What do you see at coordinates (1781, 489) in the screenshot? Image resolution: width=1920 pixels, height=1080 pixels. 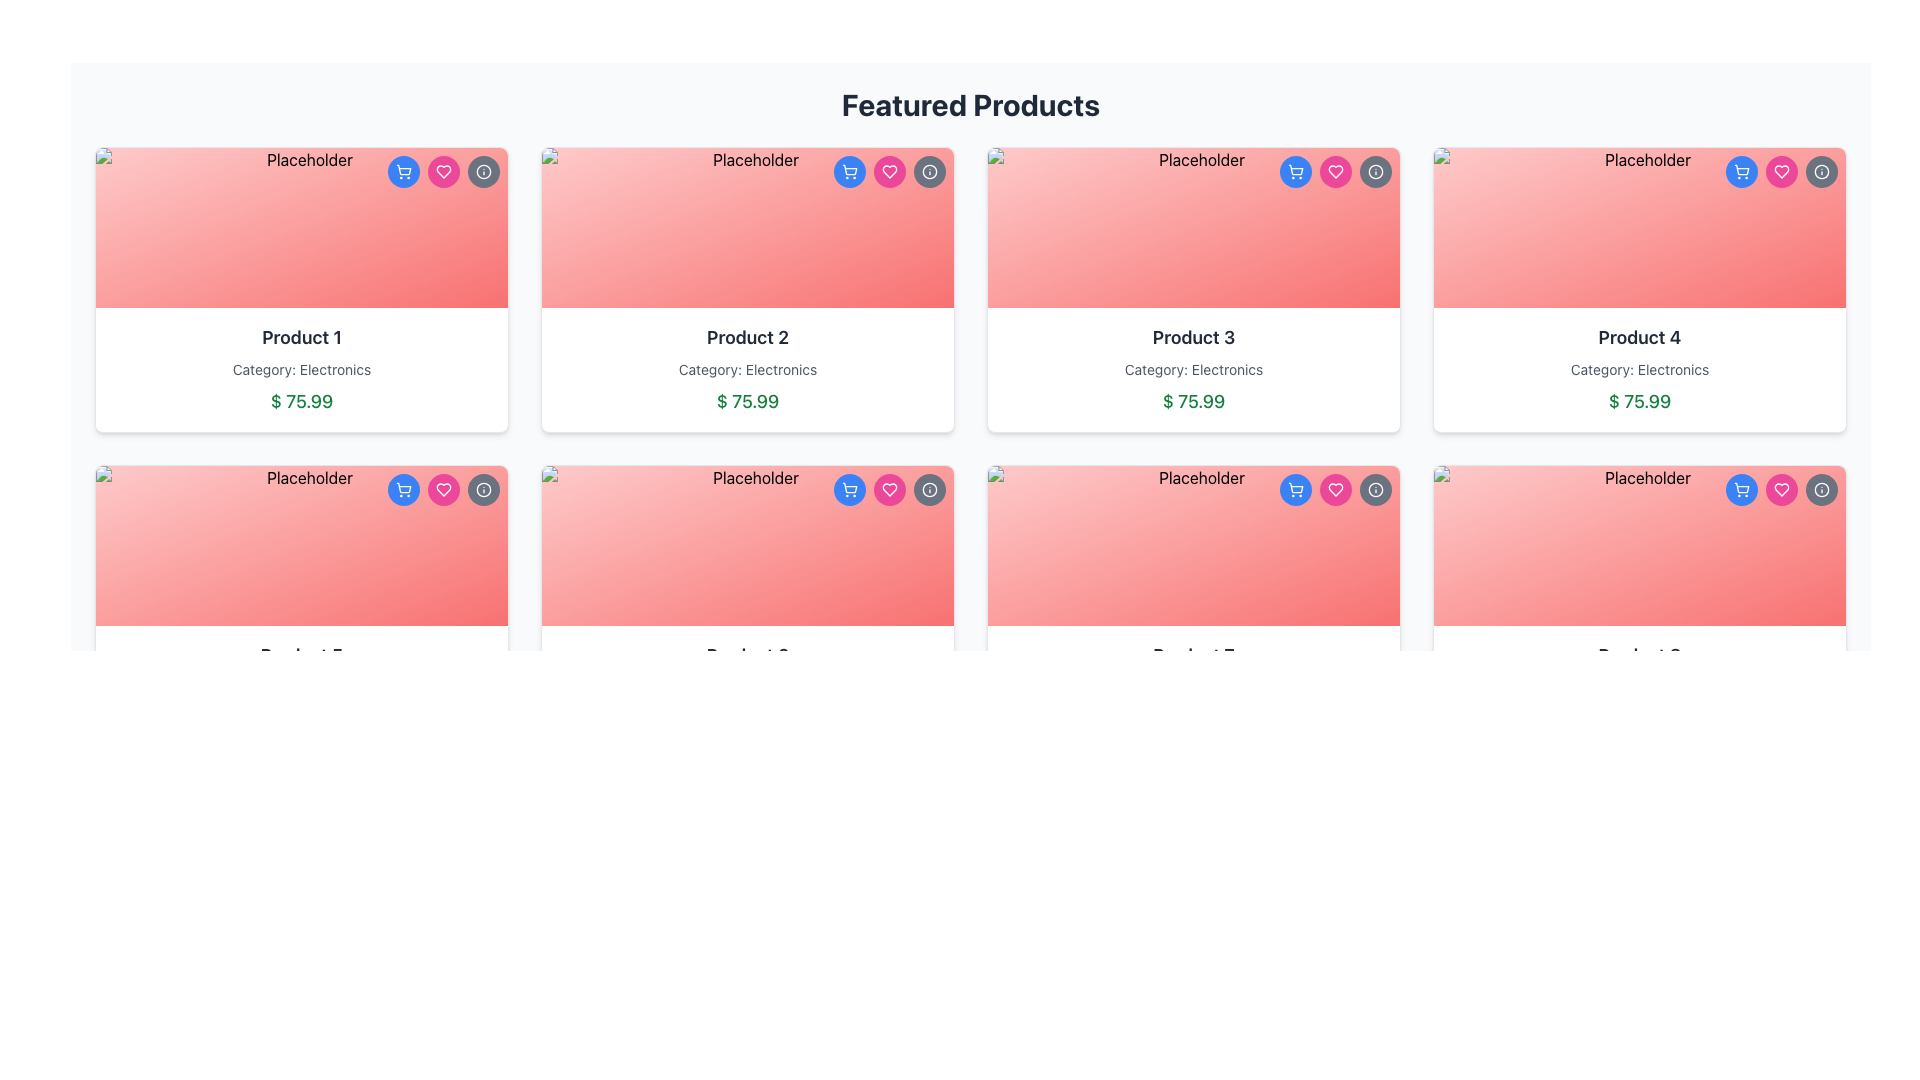 I see `the heart-shaped icon within the pink circular button located at the top-right corner of 'Product 4'` at bounding box center [1781, 489].